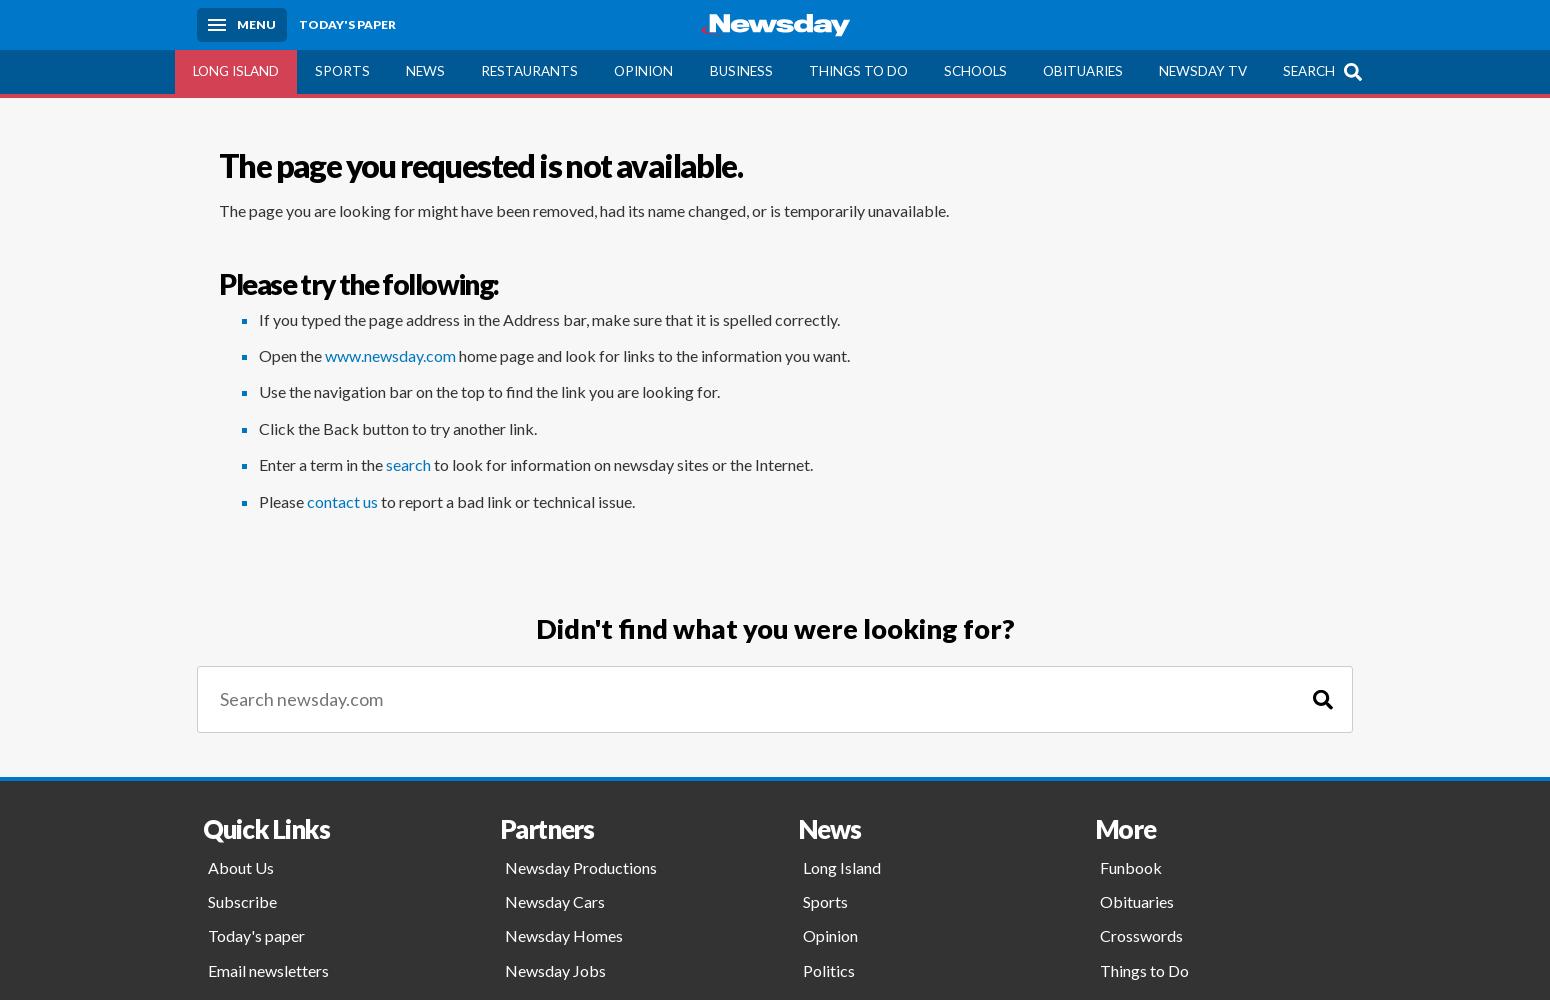 The image size is (1550, 1000). I want to click on 'Quick Links', so click(265, 827).